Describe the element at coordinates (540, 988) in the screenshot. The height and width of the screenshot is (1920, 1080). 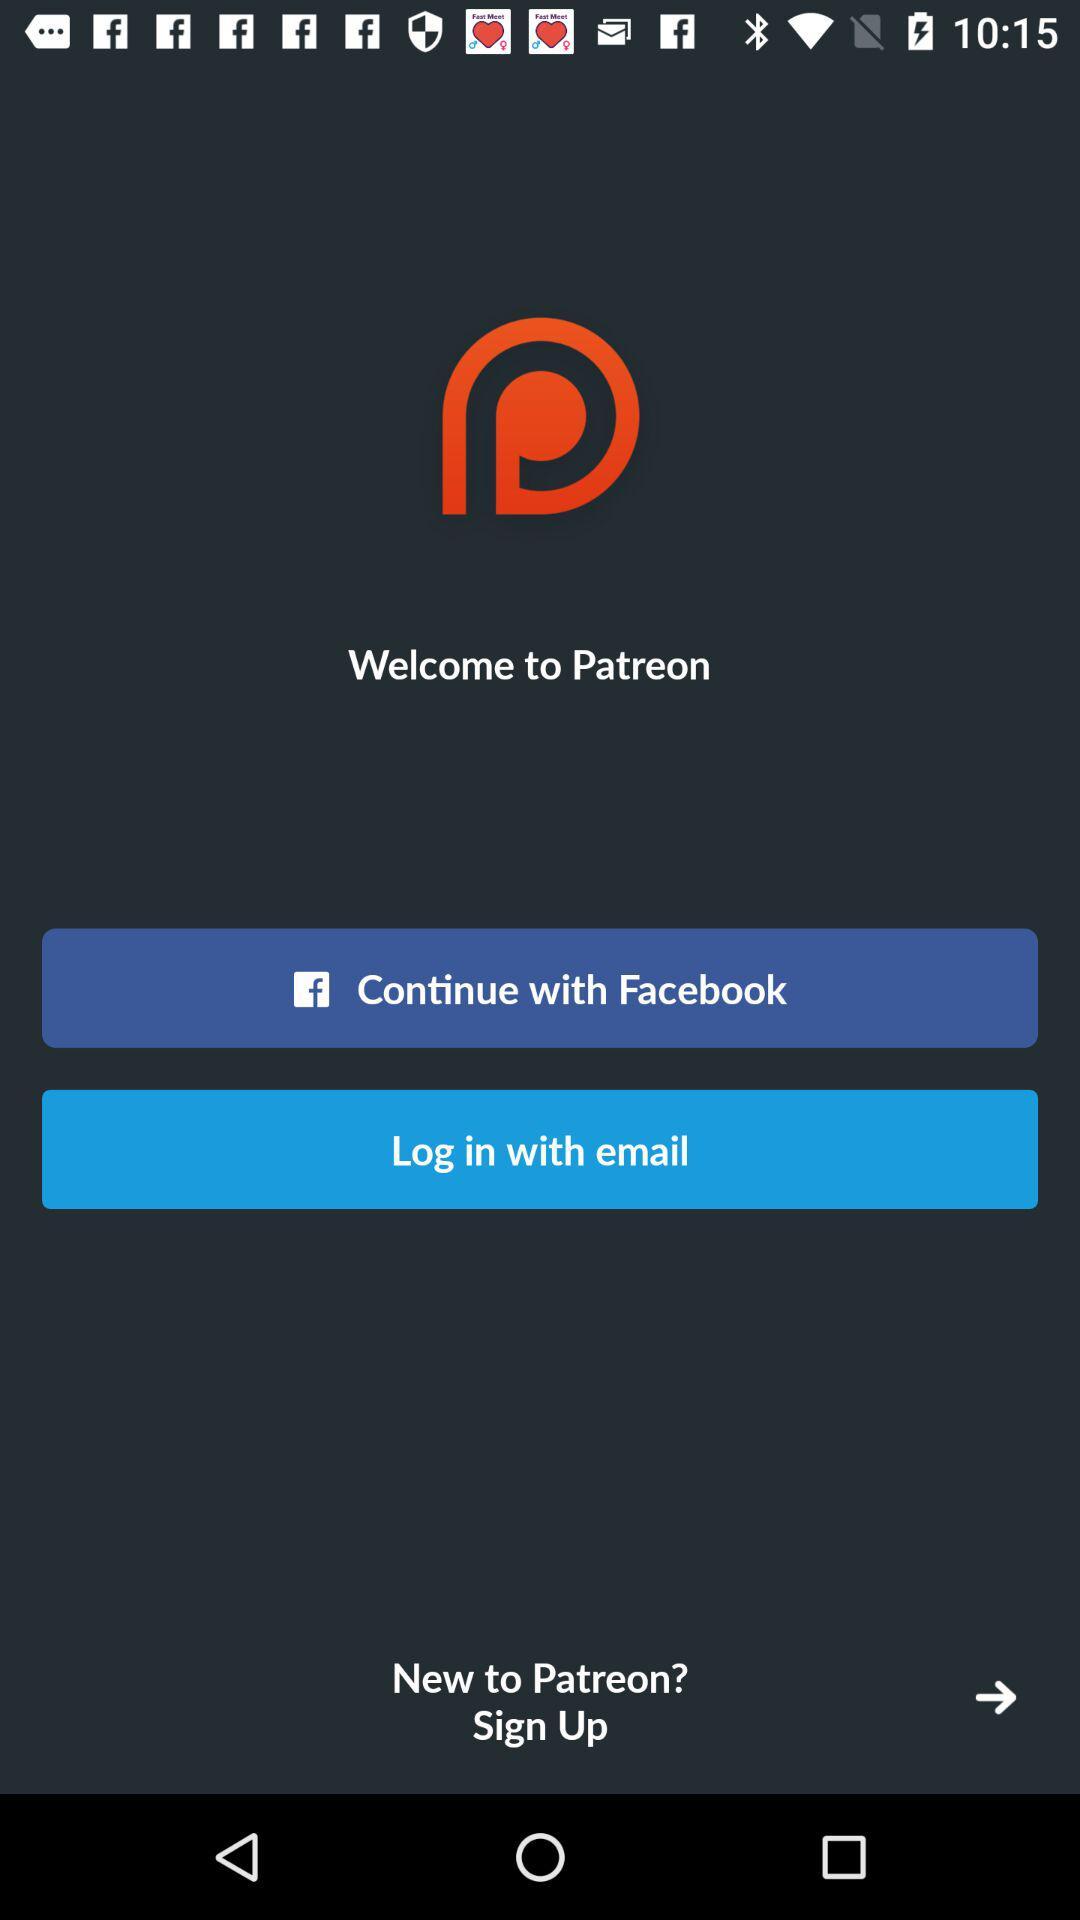
I see `item above the log in with icon` at that location.